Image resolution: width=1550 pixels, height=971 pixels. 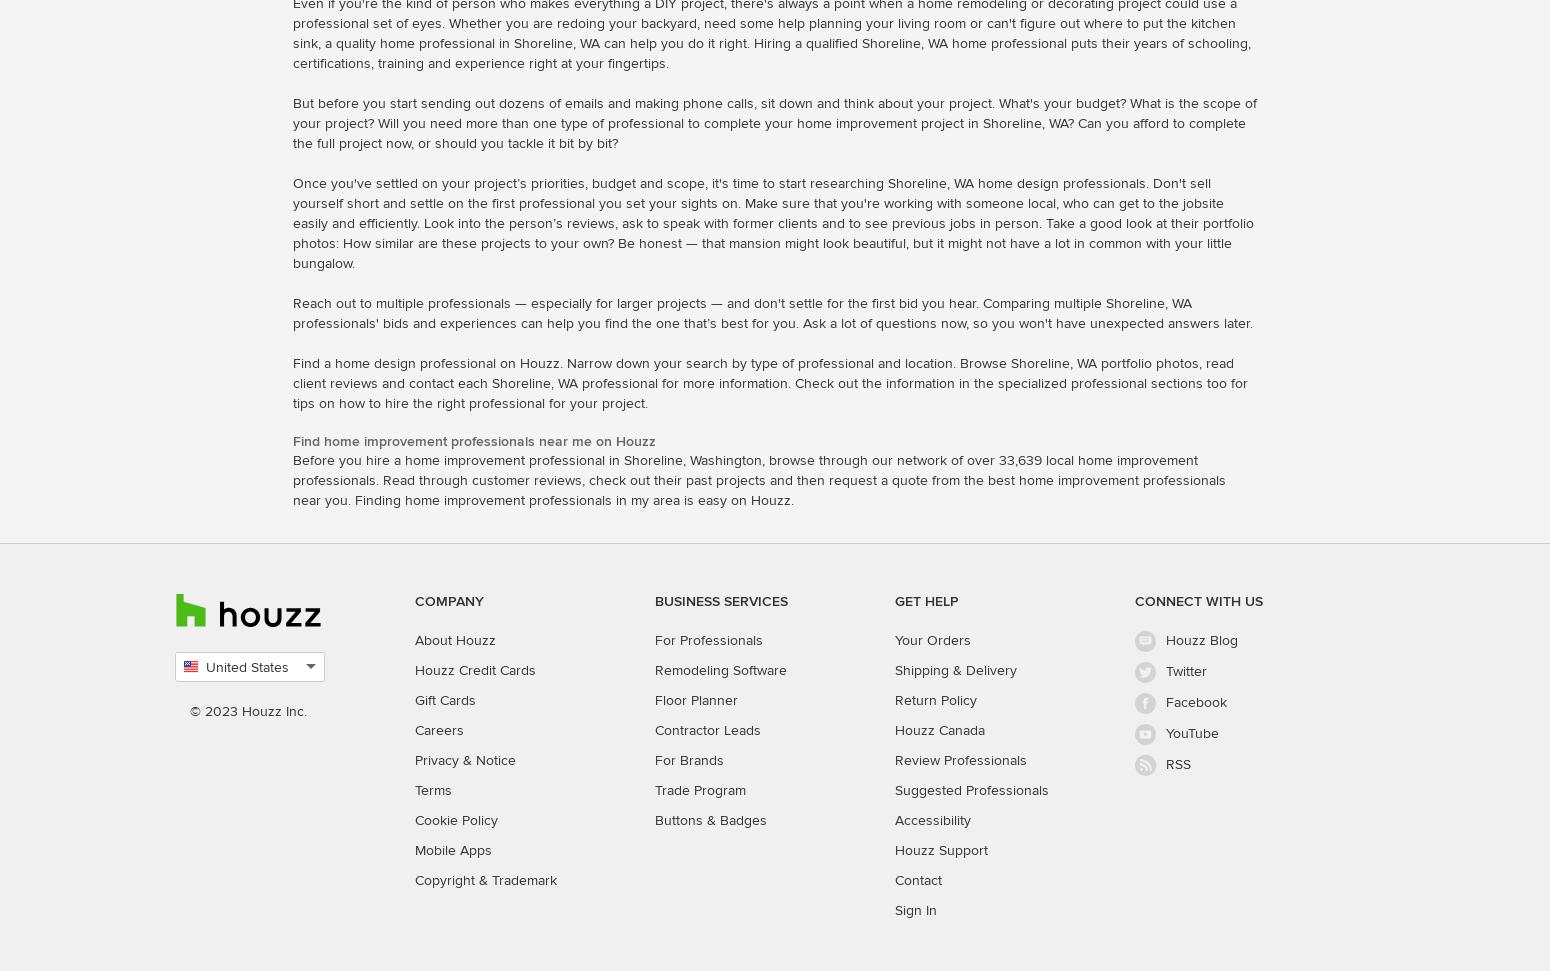 What do you see at coordinates (927, 599) in the screenshot?
I see `'GET HELP'` at bounding box center [927, 599].